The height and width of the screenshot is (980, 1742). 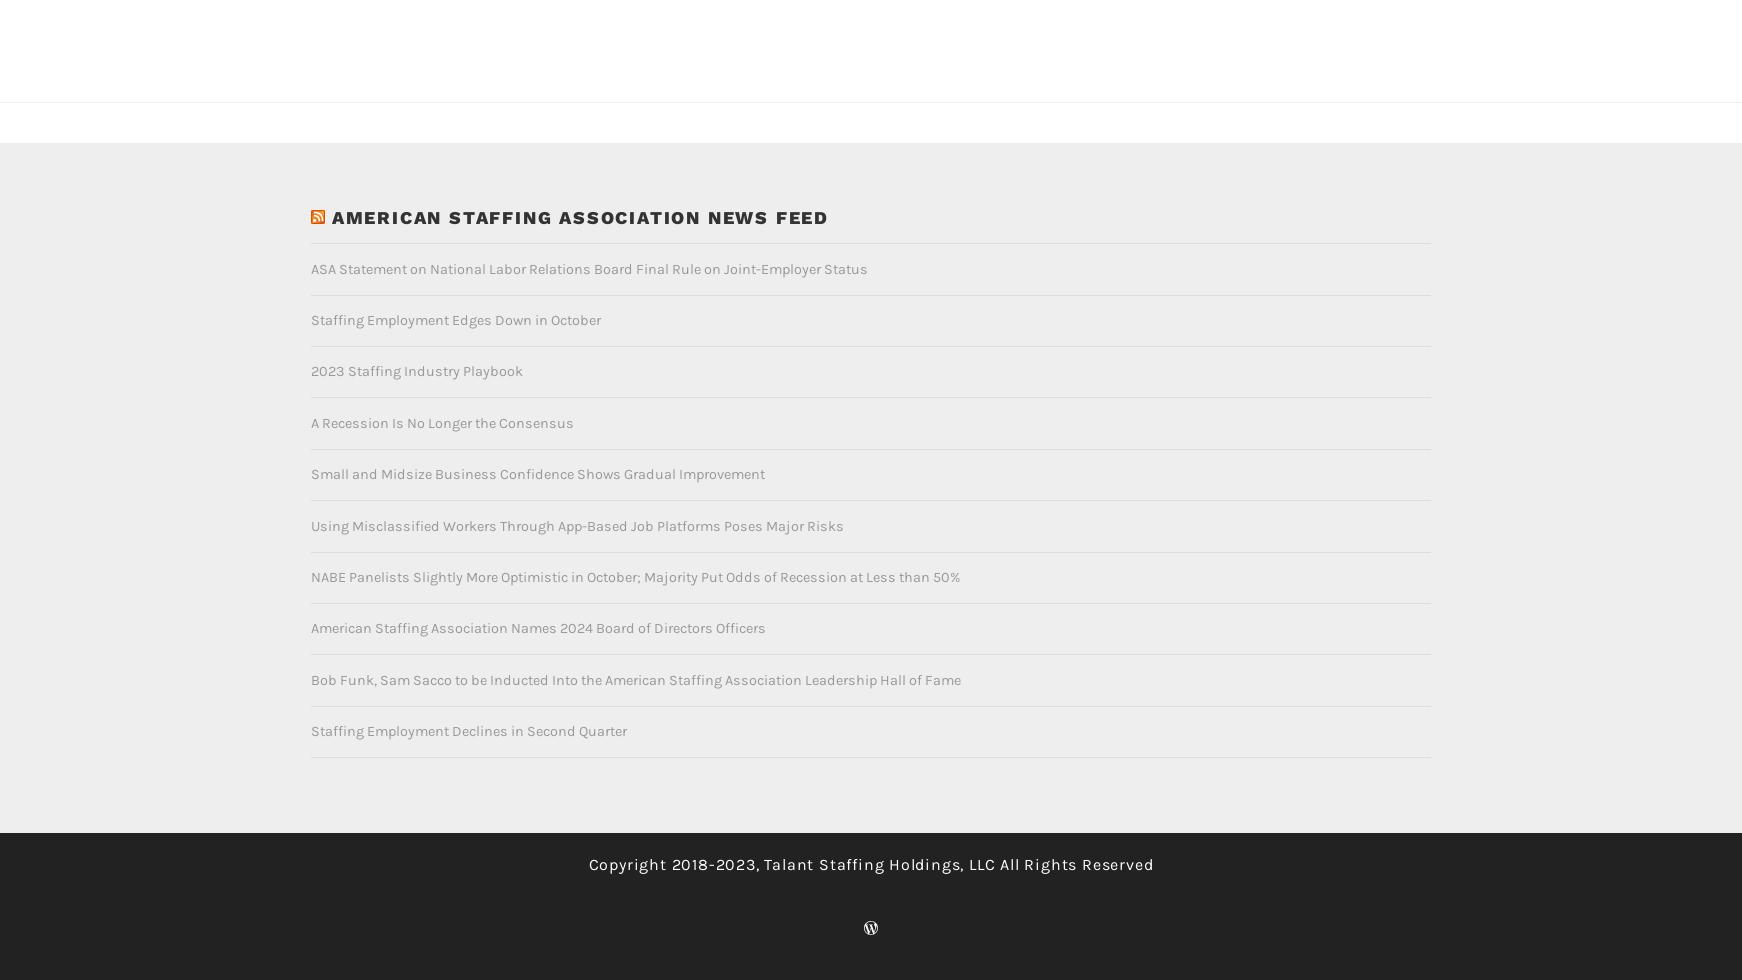 I want to click on 'Using Misclassified Workers Through App-Based Job Platforms Poses Major Risks', so click(x=577, y=493).